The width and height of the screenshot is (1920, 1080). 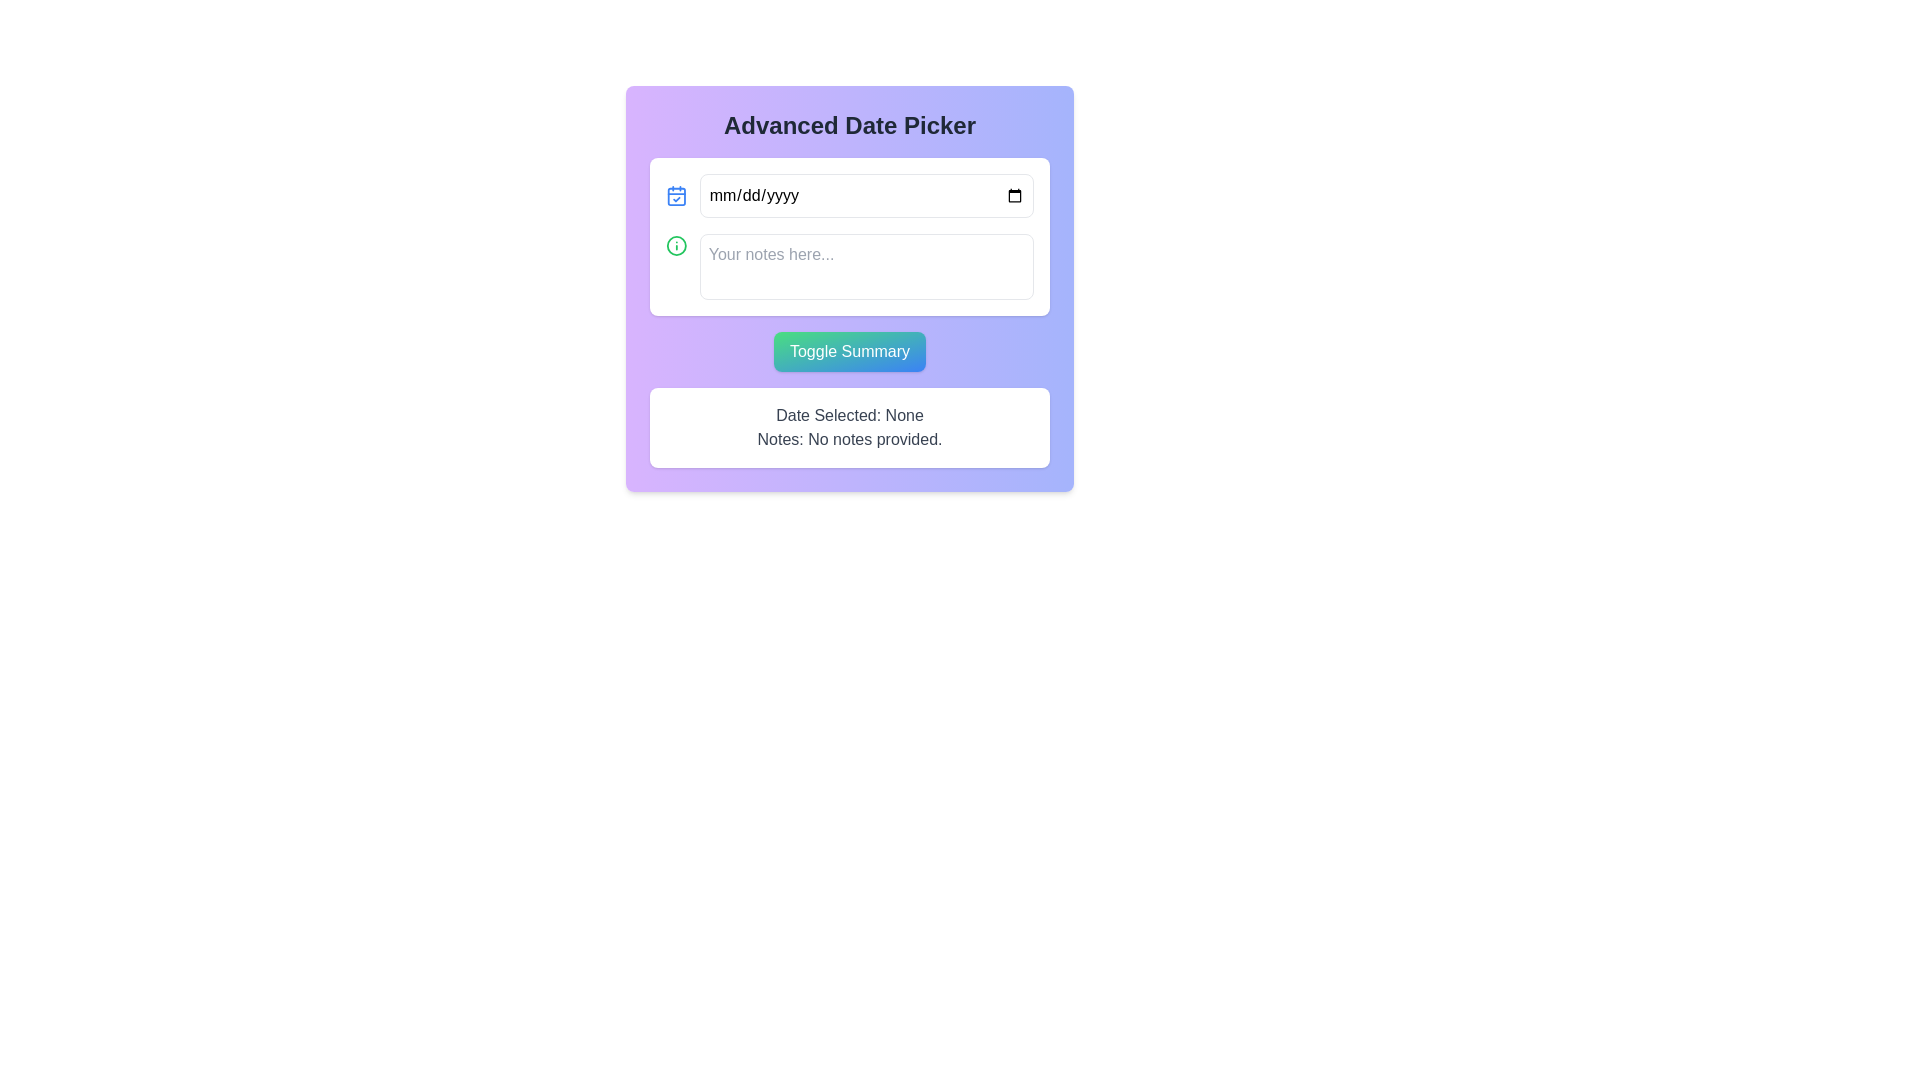 I want to click on the small circular icon with a green outline and 'i' symbol, so click(x=676, y=245).